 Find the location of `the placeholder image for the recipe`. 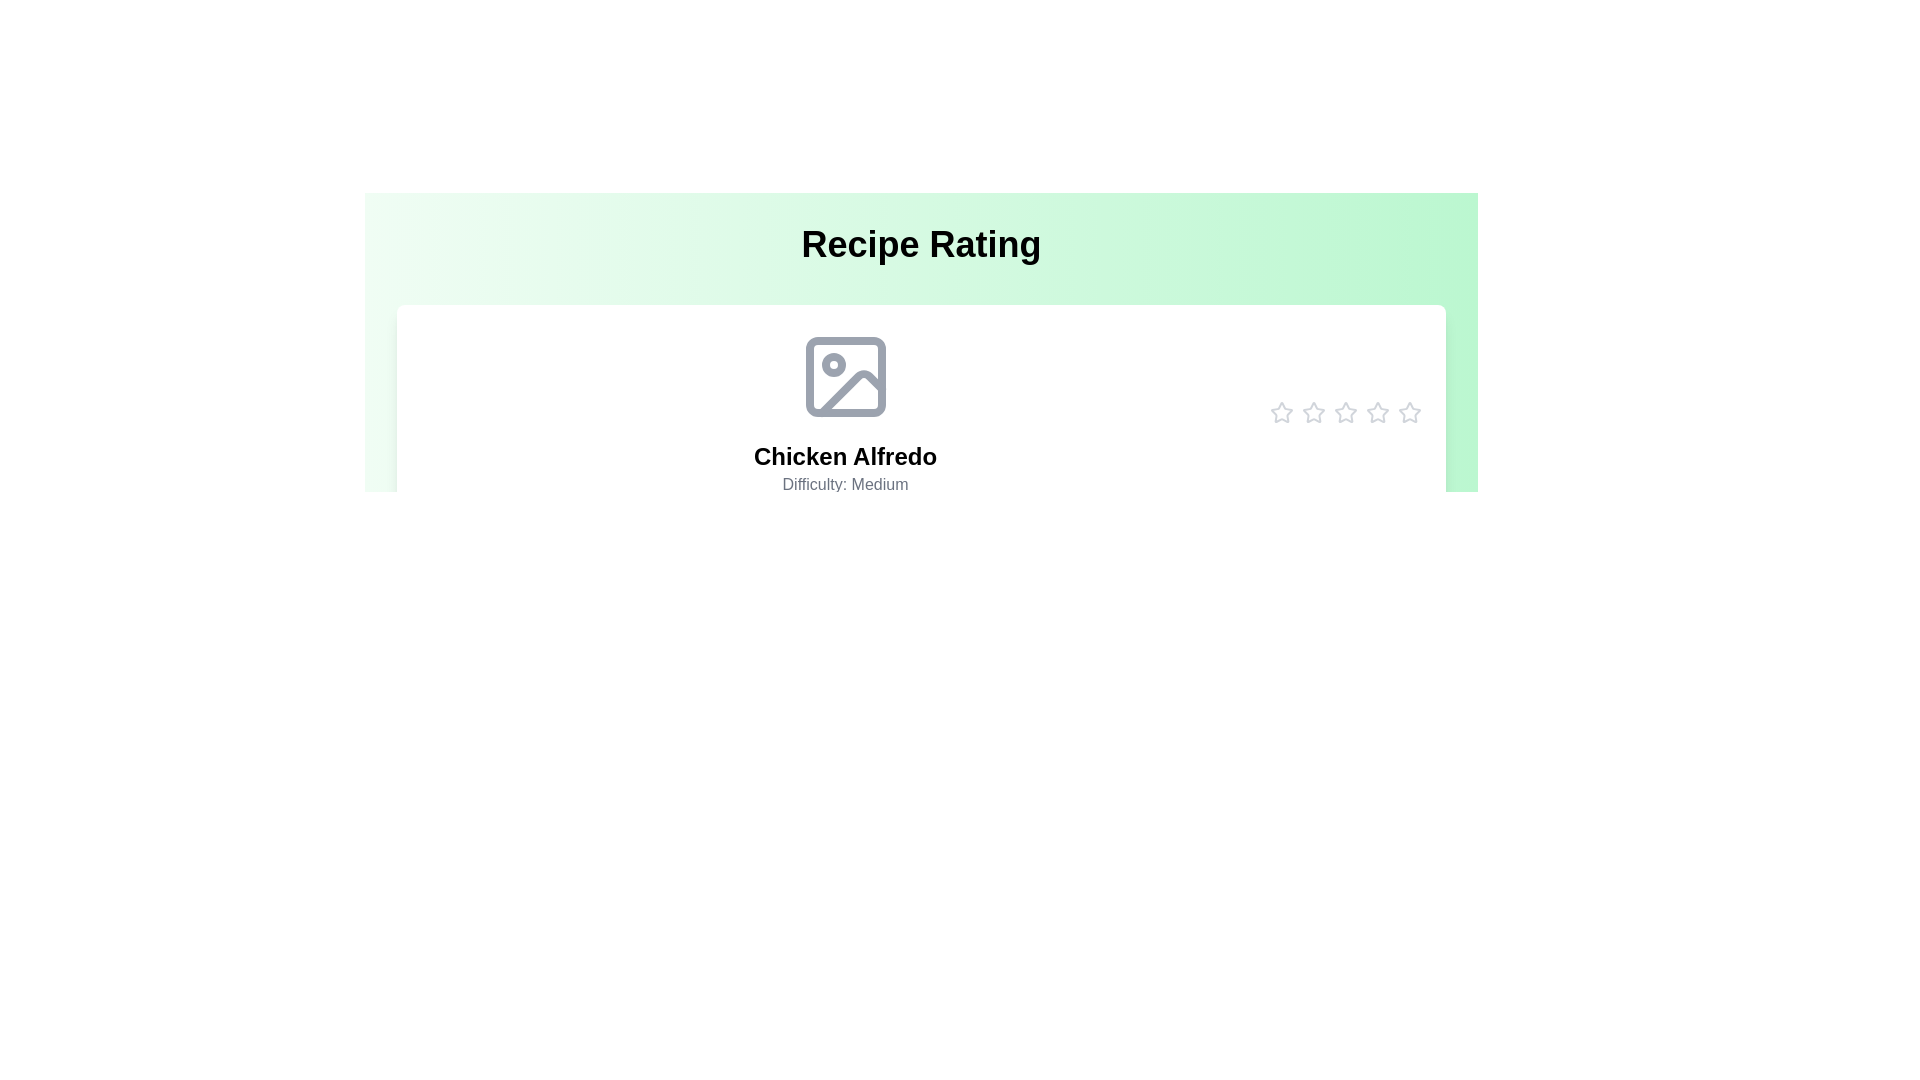

the placeholder image for the recipe is located at coordinates (845, 377).